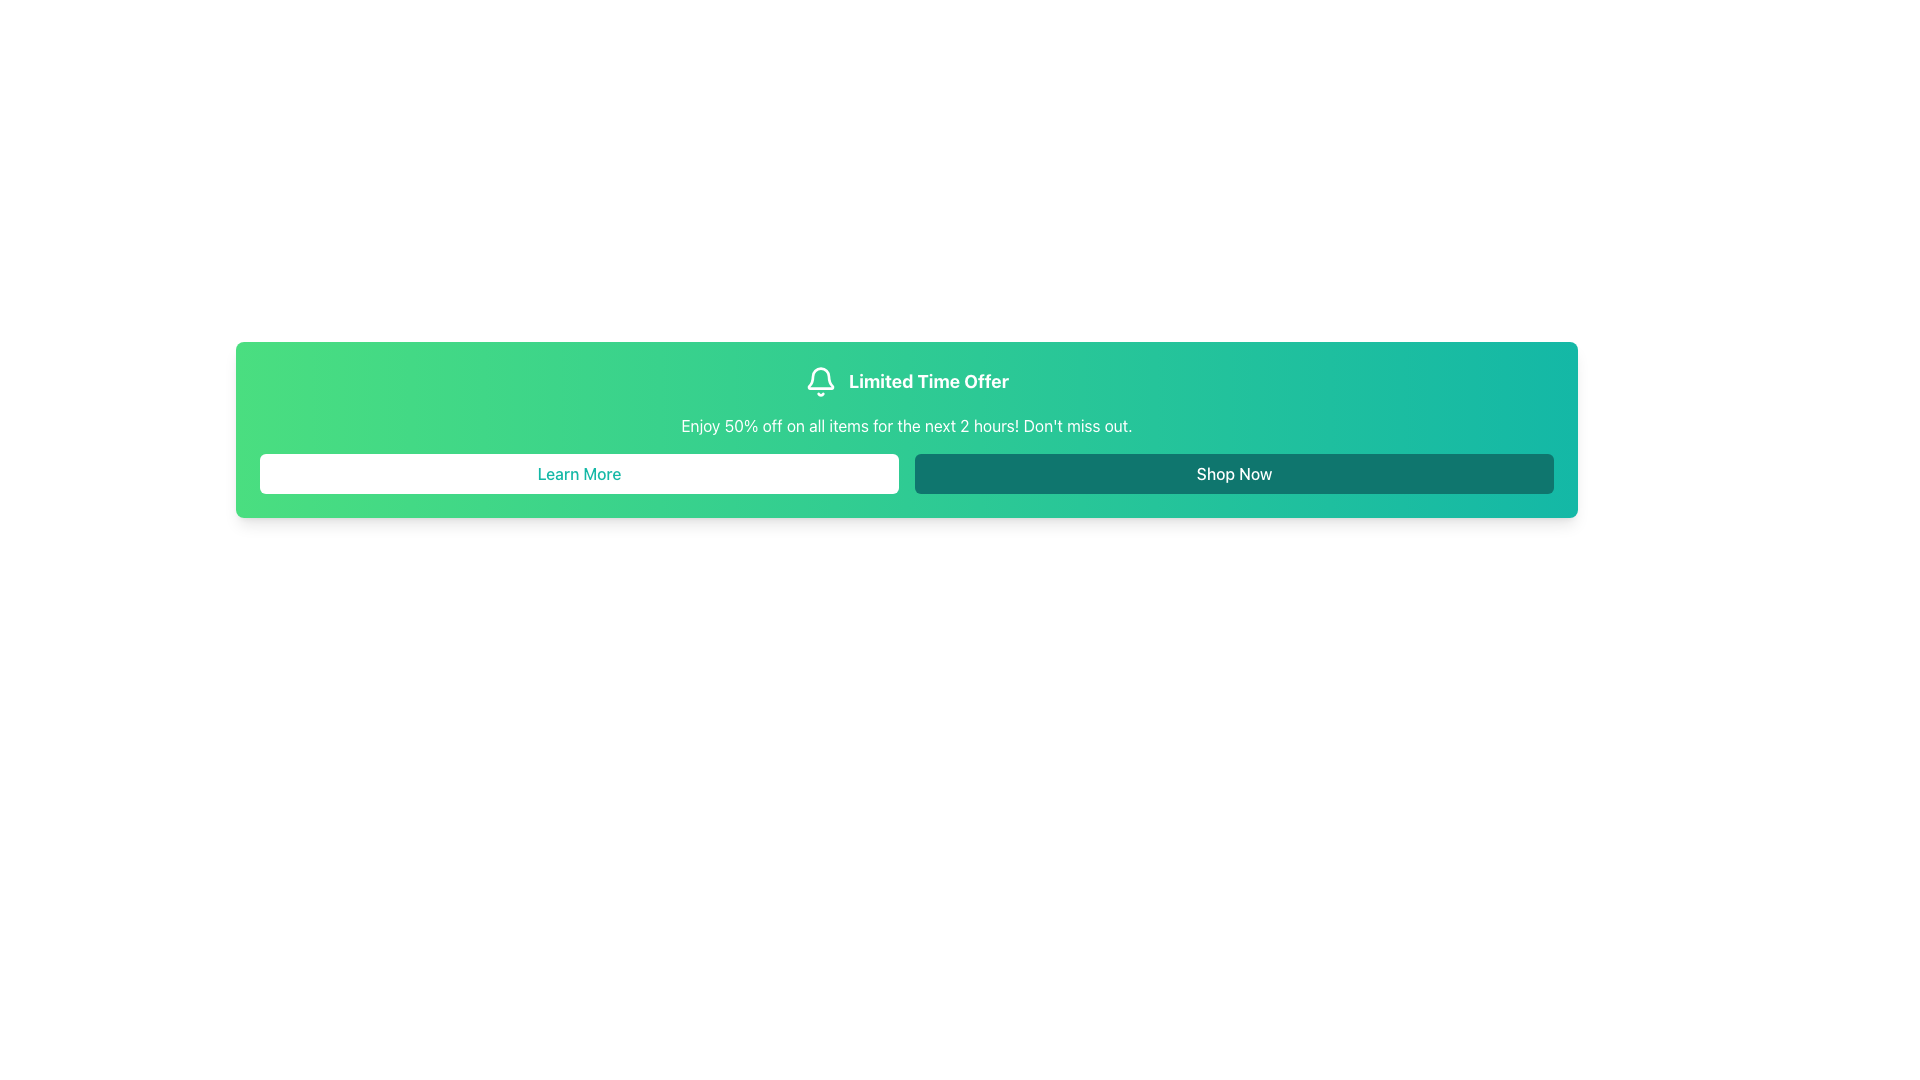 Image resolution: width=1920 pixels, height=1080 pixels. Describe the element at coordinates (906, 424) in the screenshot. I see `the informational static text element that attracts attention towards the time-limited promotional discount offer, located below the 'Limited Time Offer' headline and above the 'Learn More' and 'Shop Now' buttons` at that location.